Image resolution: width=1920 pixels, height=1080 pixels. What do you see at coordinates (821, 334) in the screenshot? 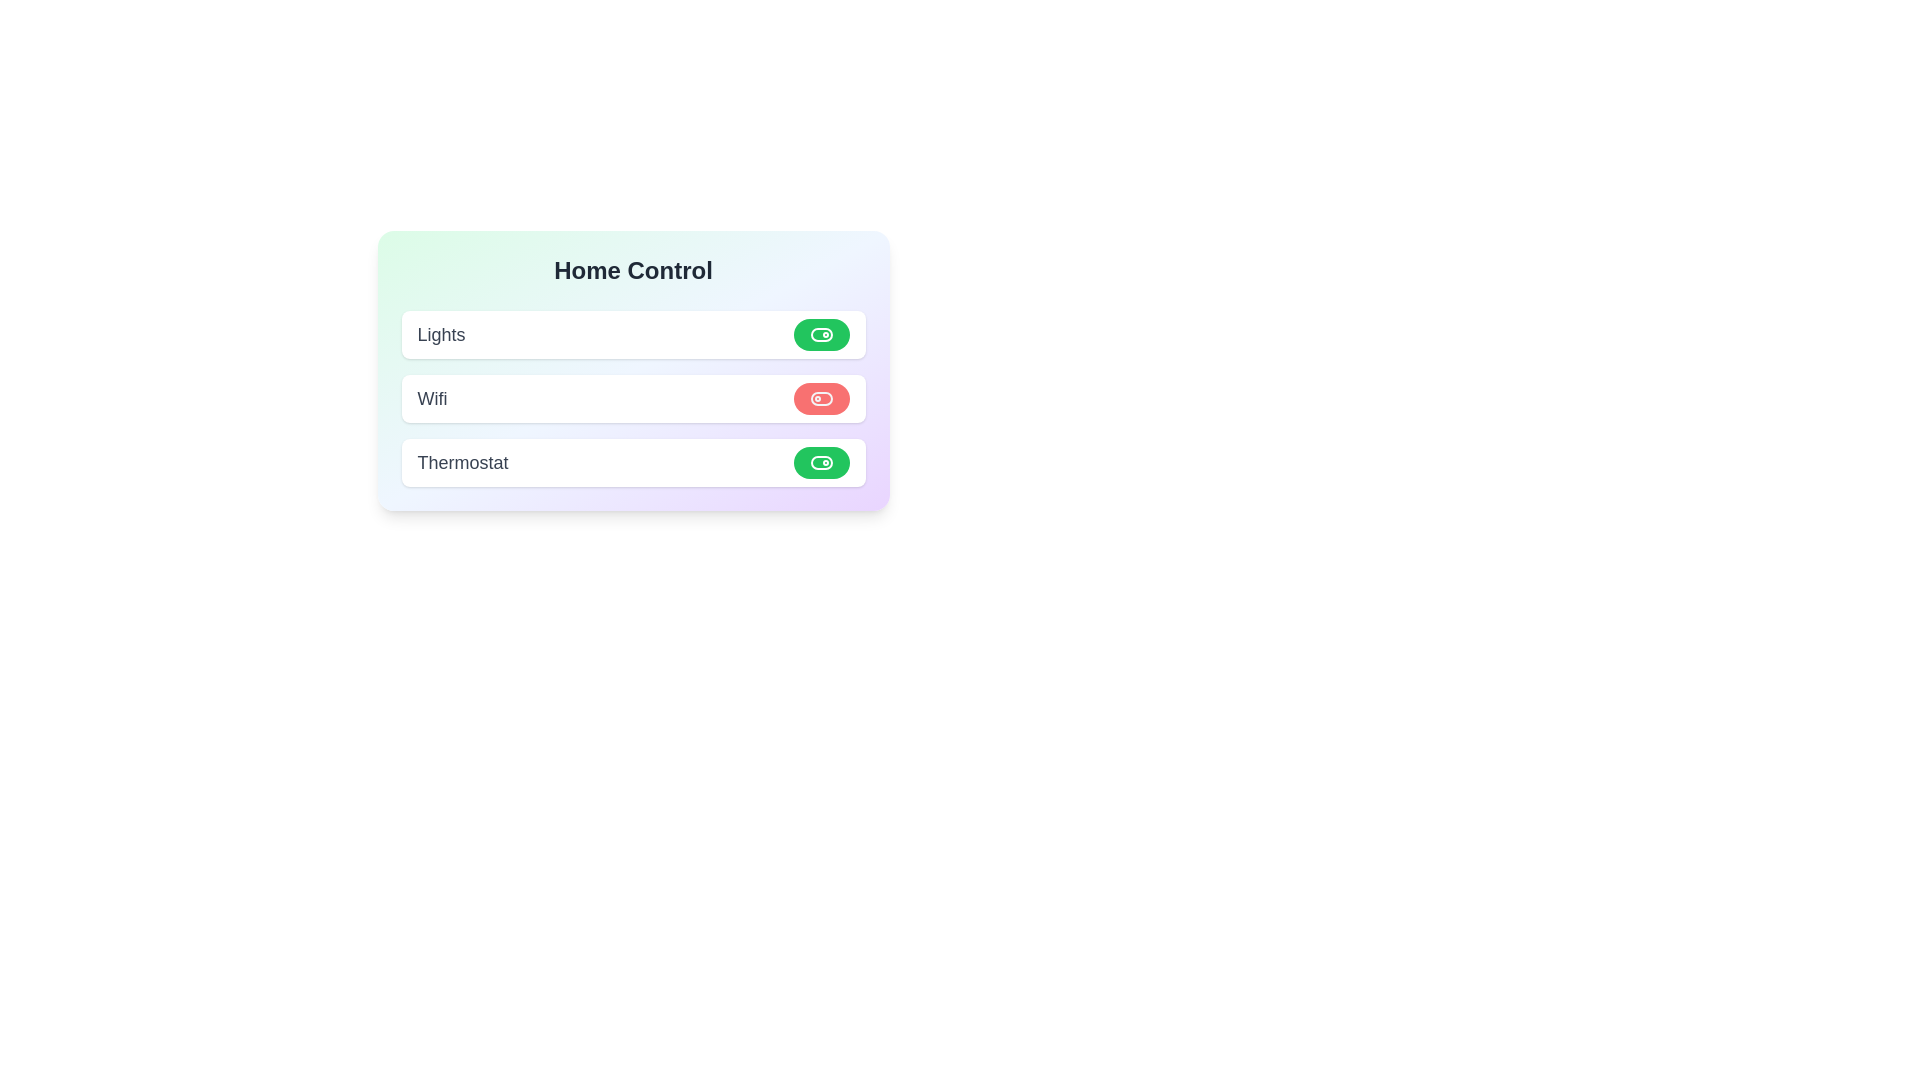
I see `the toggle switch icon with a green background located on the right side of the 'Lights' row within the 'Home Control' card to change its state` at bounding box center [821, 334].